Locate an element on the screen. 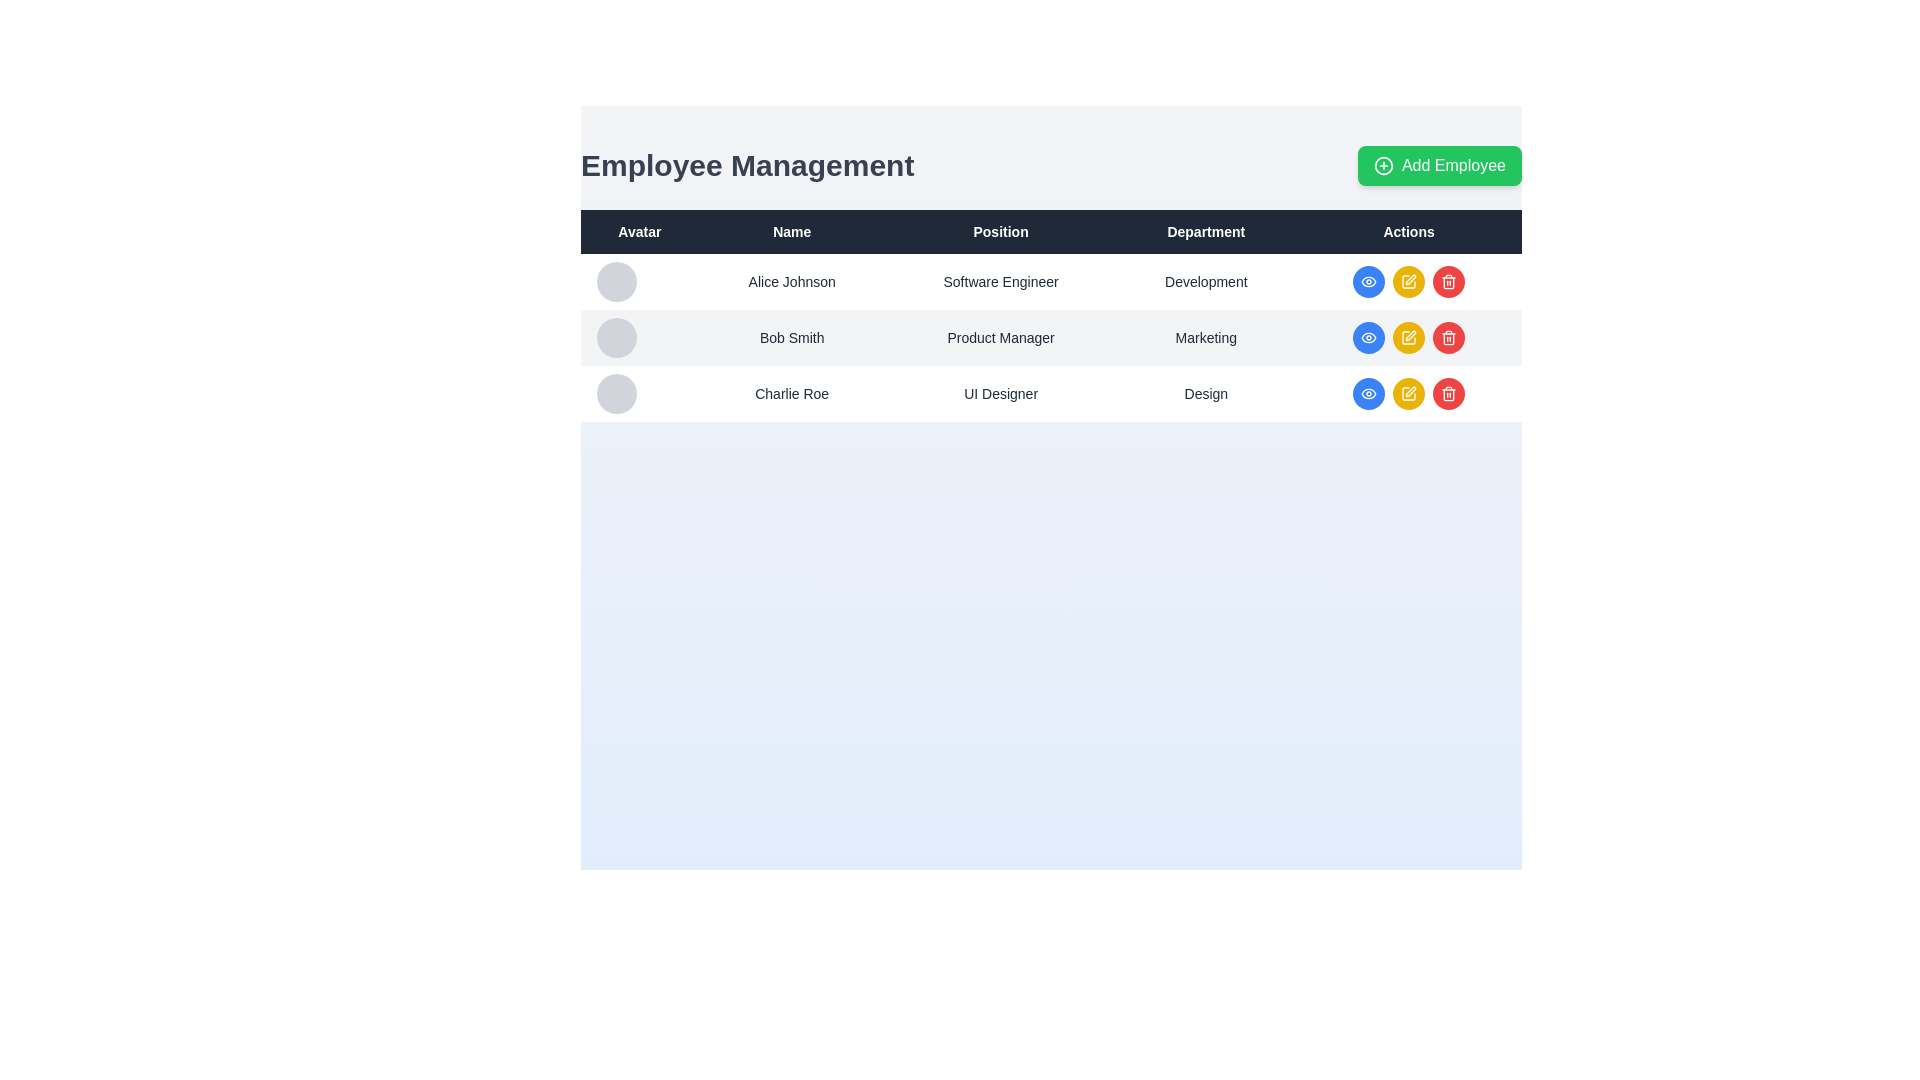 This screenshot has width=1920, height=1080. the rows of the Data table displaying employee information is located at coordinates (1050, 315).